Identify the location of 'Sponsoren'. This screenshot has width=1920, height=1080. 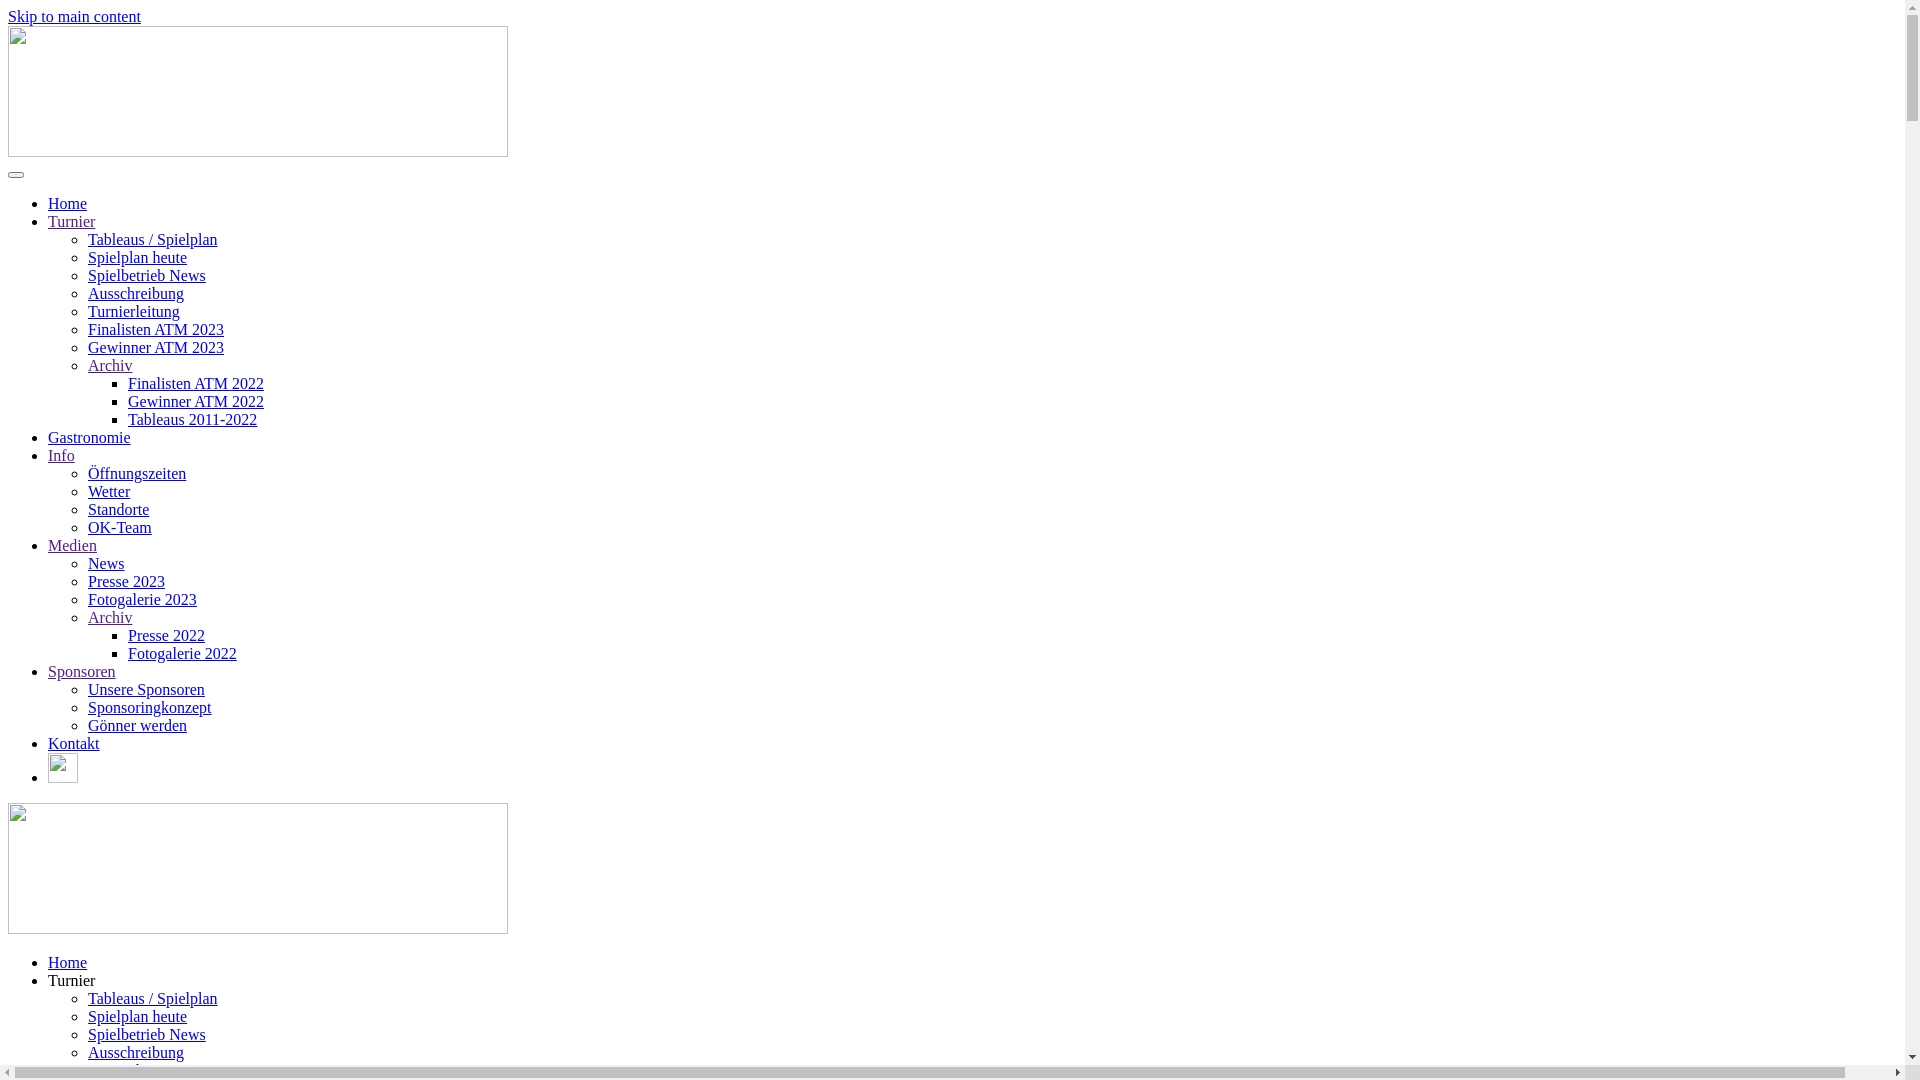
(80, 671).